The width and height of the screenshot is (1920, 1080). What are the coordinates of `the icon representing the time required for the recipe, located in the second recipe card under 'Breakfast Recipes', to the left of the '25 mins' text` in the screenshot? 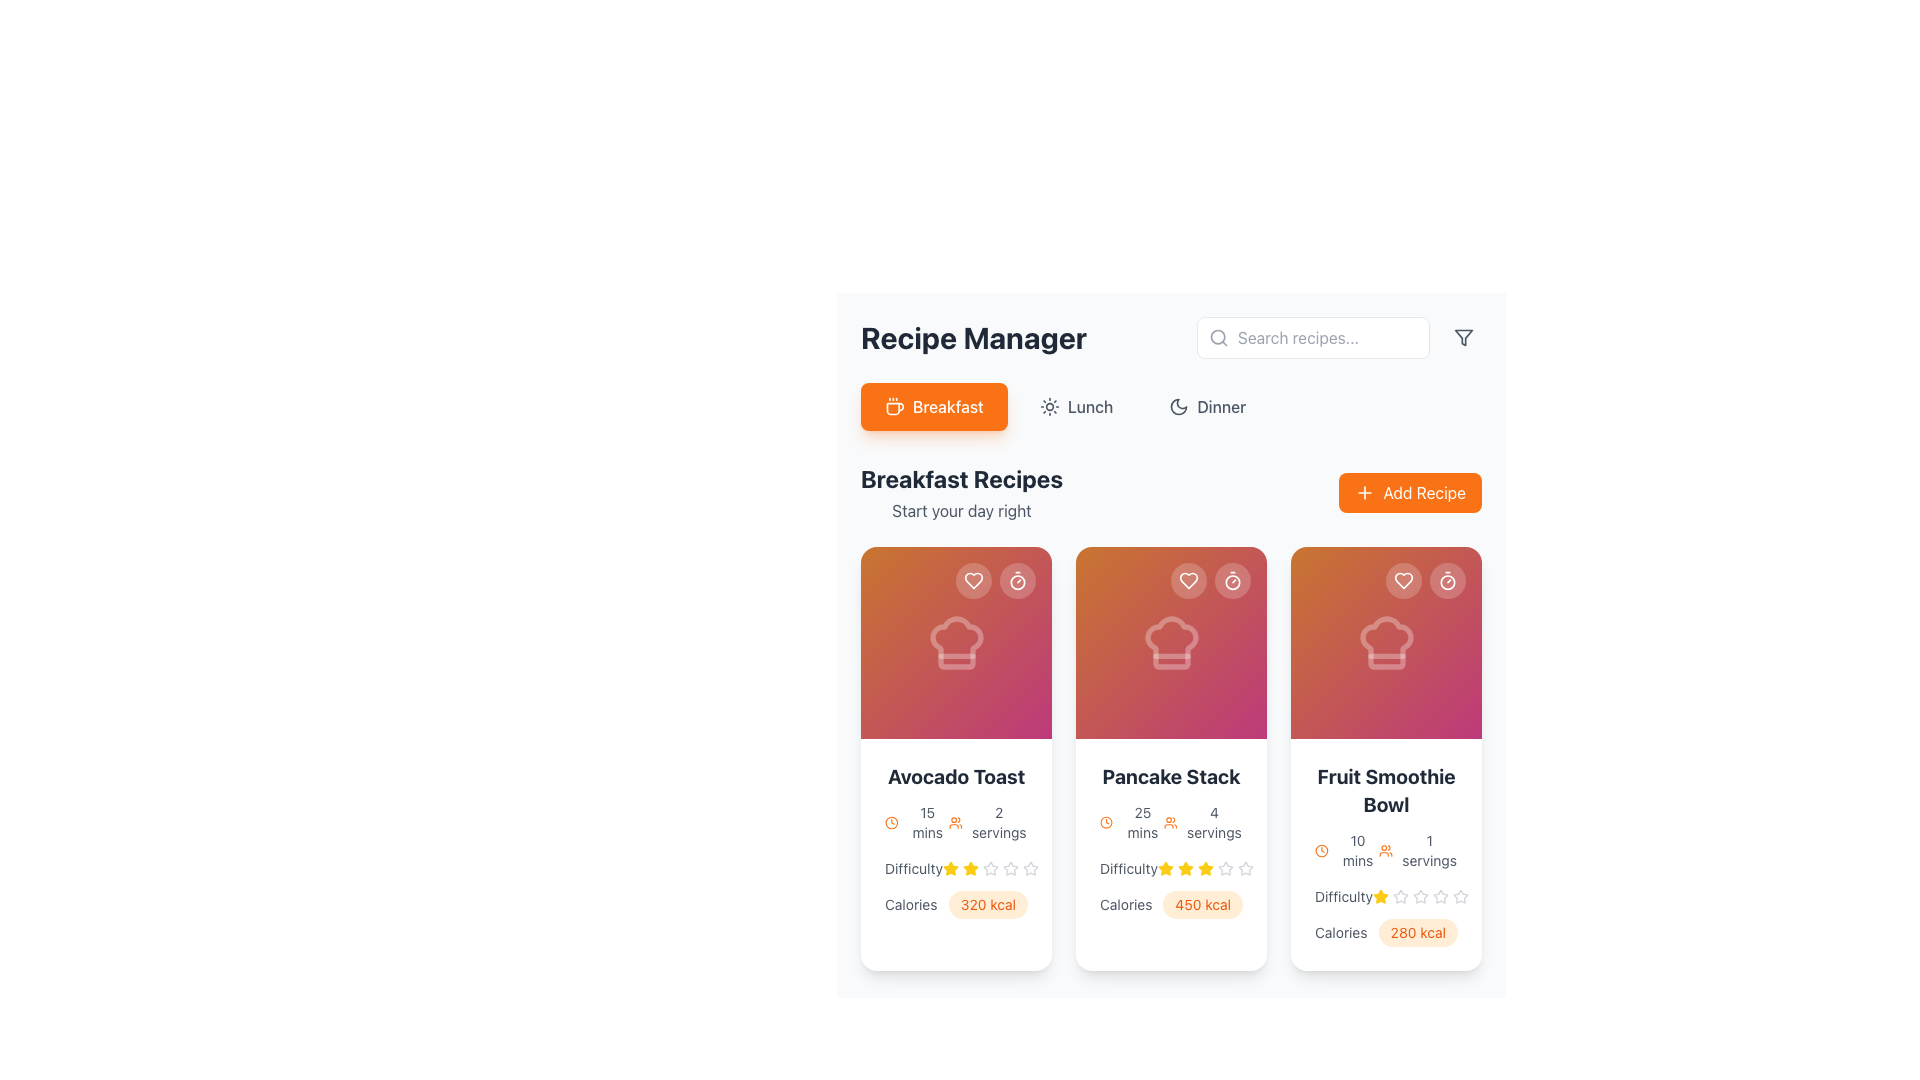 It's located at (1105, 822).